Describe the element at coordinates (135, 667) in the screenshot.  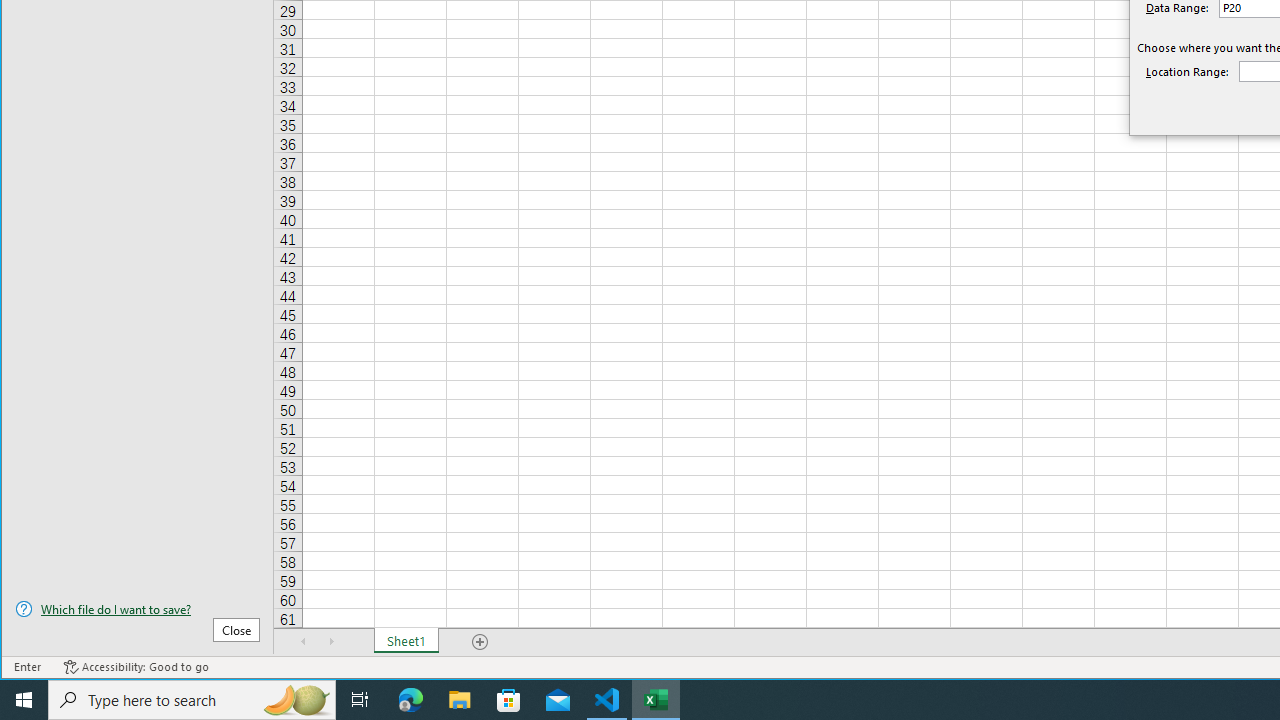
I see `'Accessibility Checker Accessibility: Good to go'` at that location.